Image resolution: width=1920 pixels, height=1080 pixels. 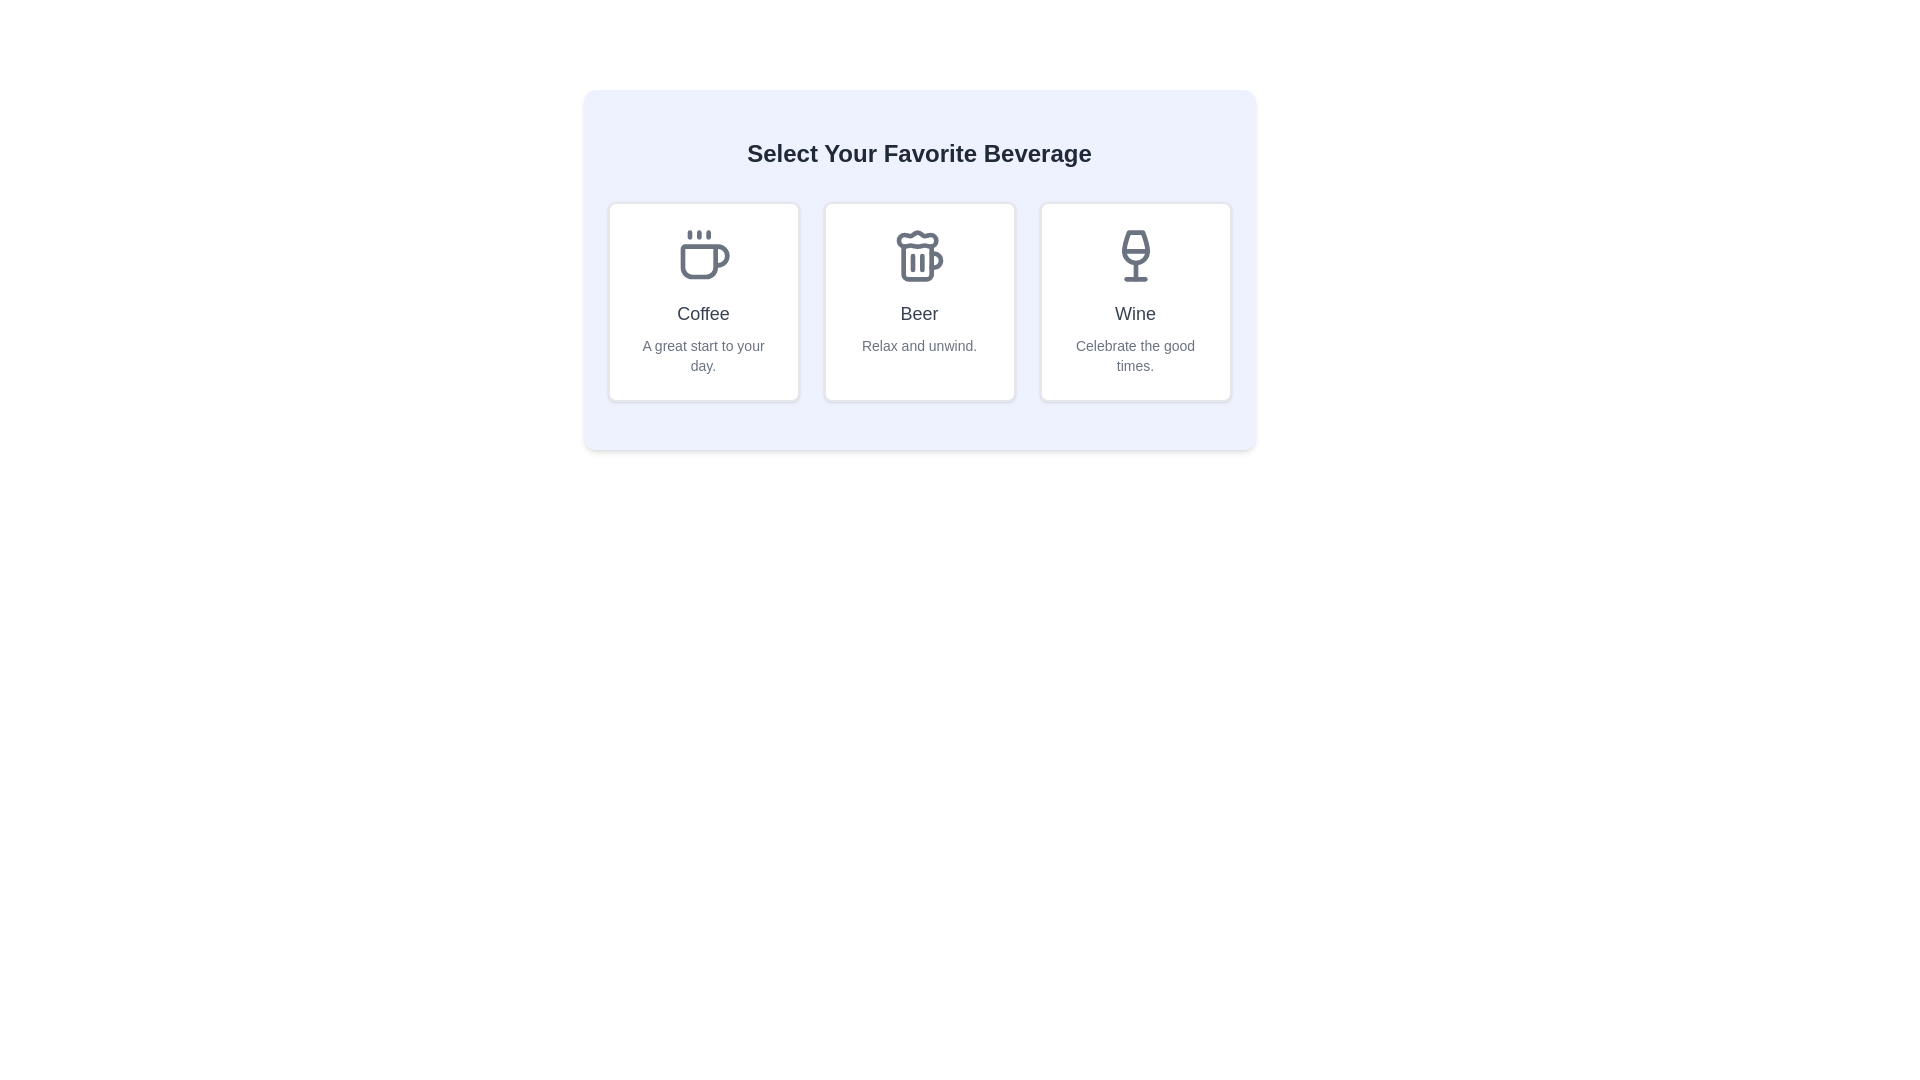 What do you see at coordinates (918, 270) in the screenshot?
I see `the interactive card representing the 'Beer' option in the beverage selection list to choose it as the selected beverage` at bounding box center [918, 270].